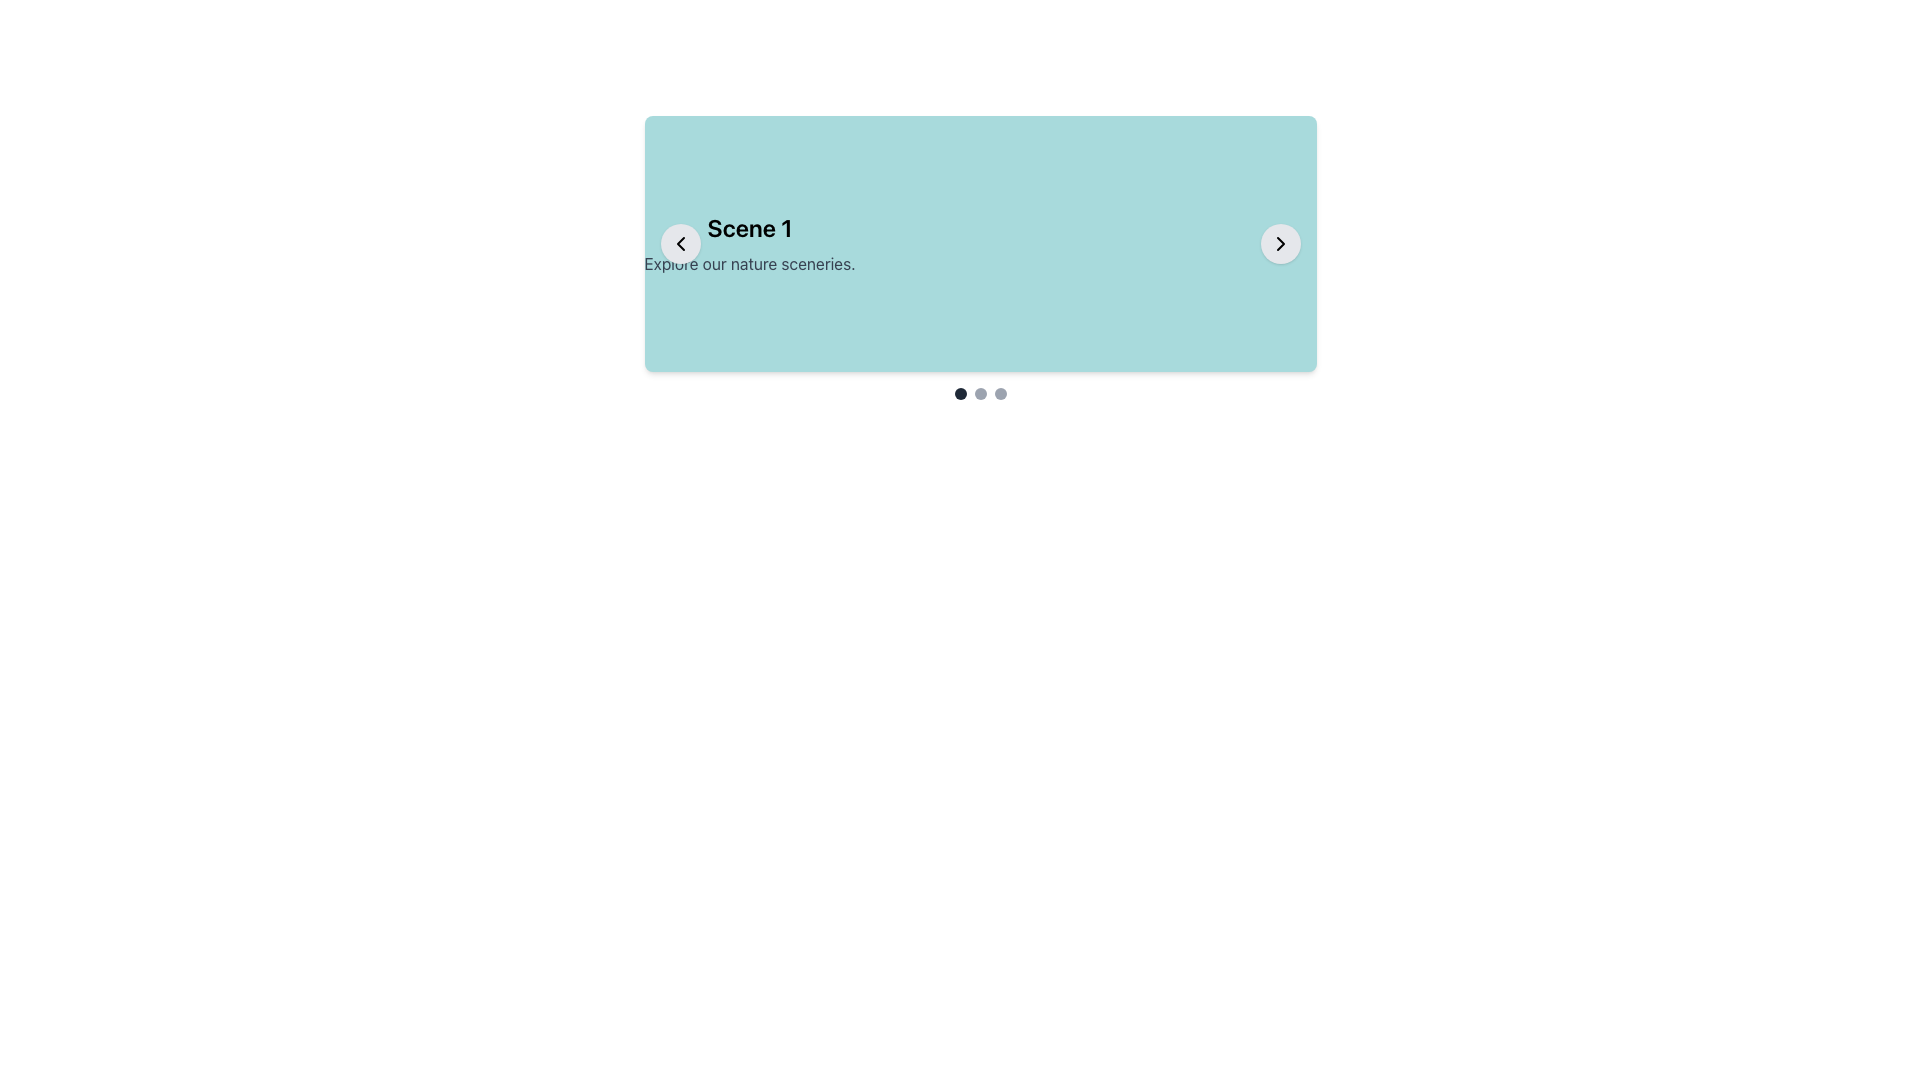 The image size is (1920, 1080). What do you see at coordinates (680, 242) in the screenshot?
I see `the left-pointing chevron icon button` at bounding box center [680, 242].